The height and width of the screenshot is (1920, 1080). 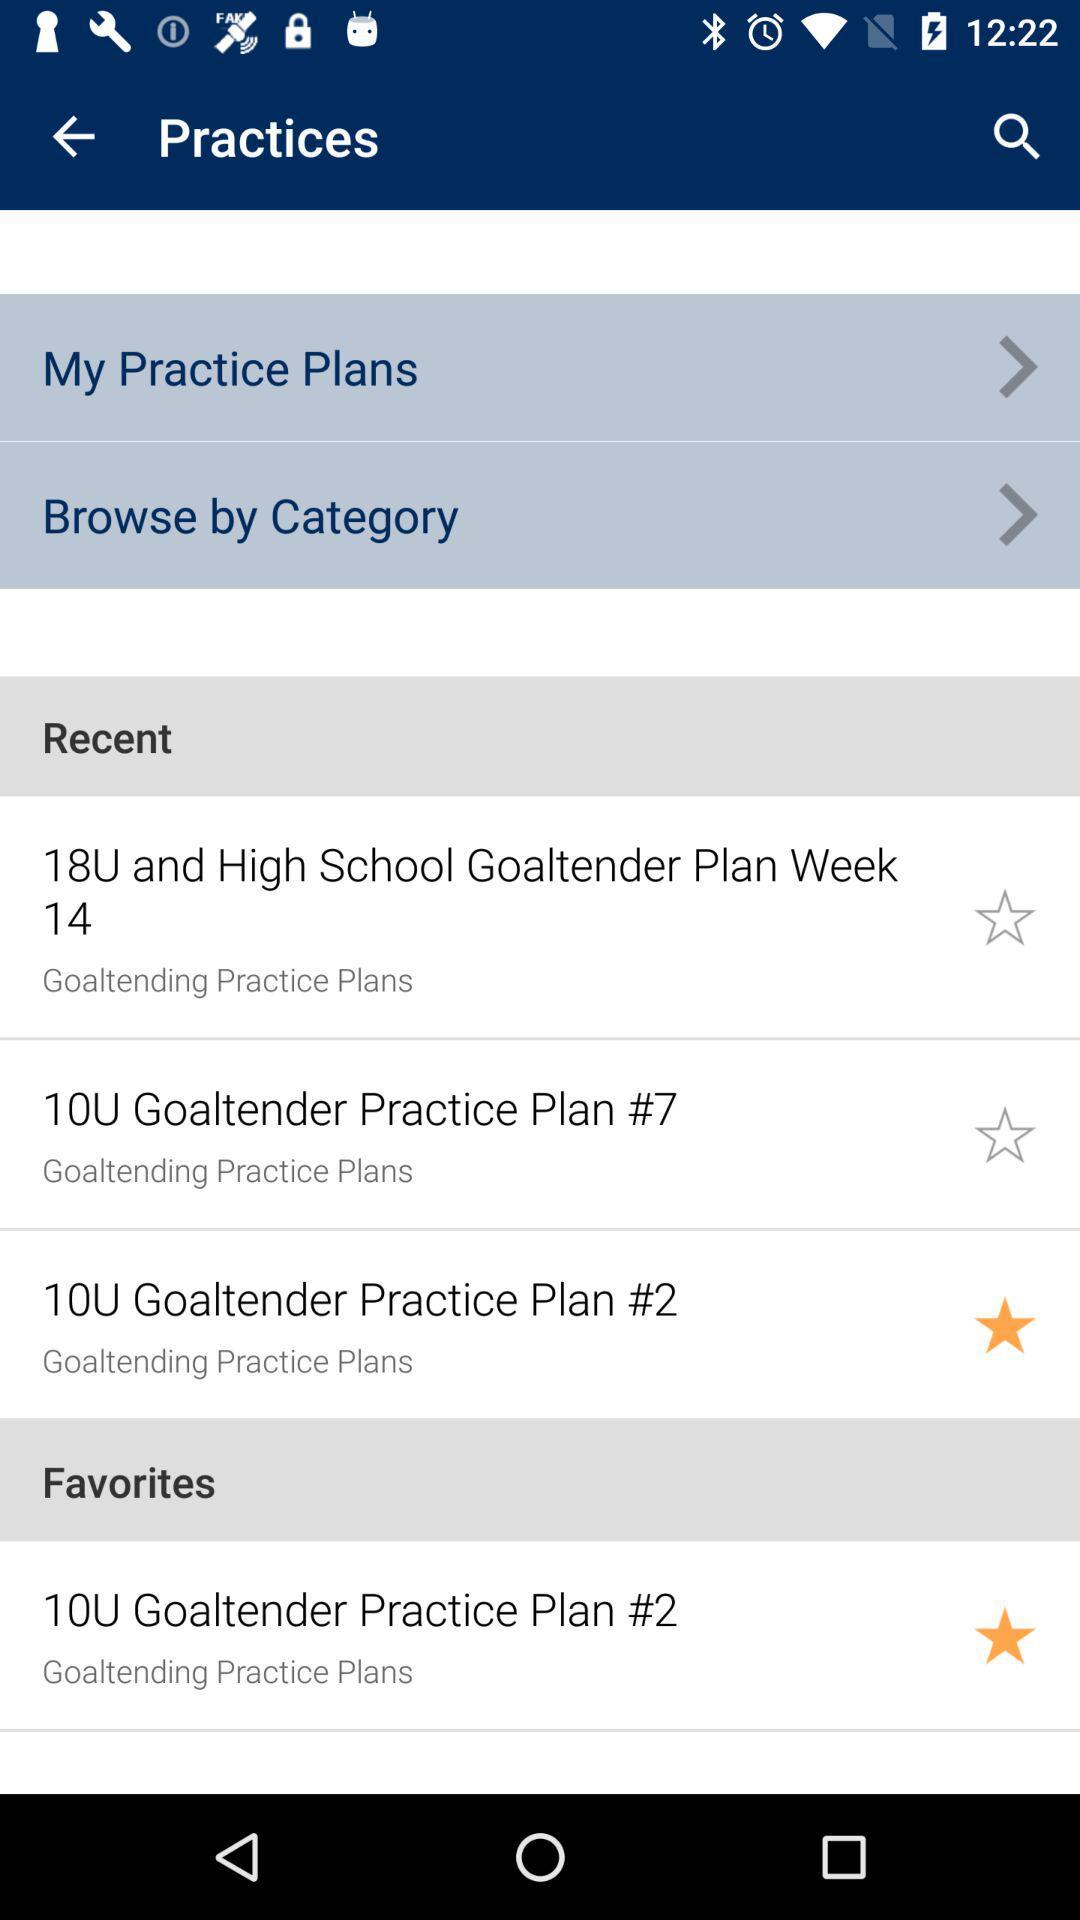 What do you see at coordinates (249, 514) in the screenshot?
I see `item below the my practice plans item` at bounding box center [249, 514].